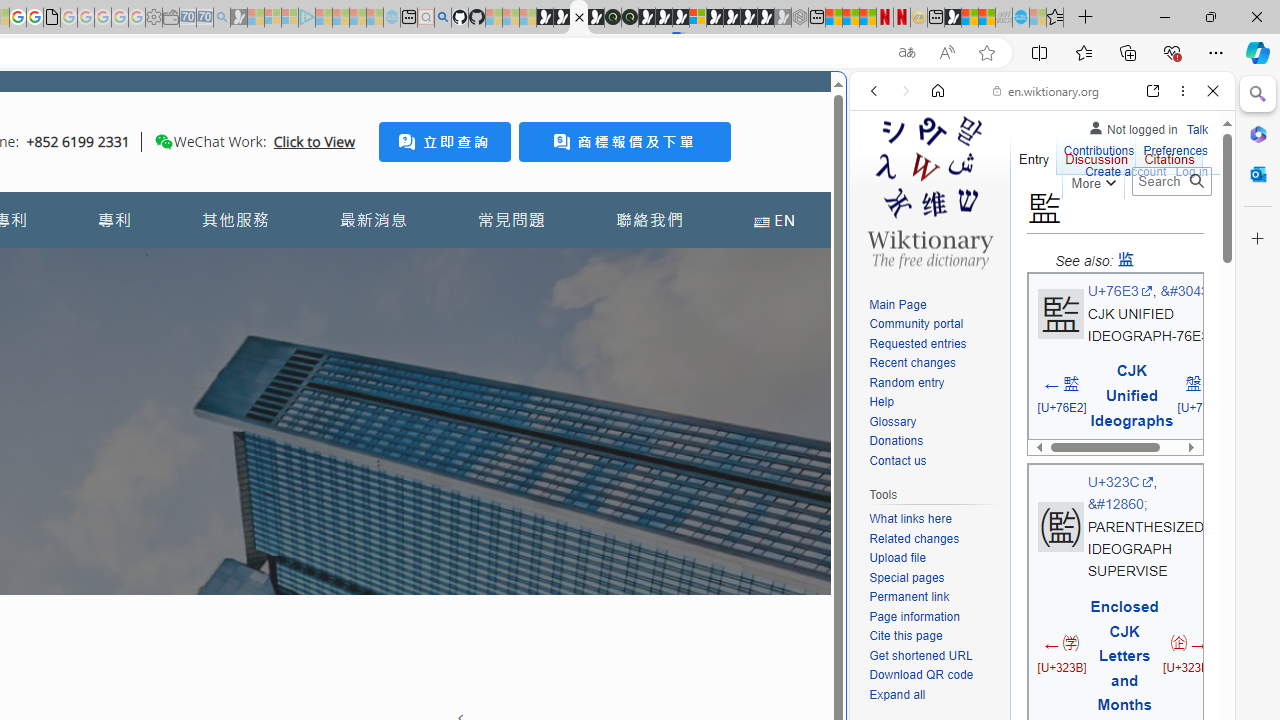  I want to click on 'Get shortened URL', so click(919, 655).